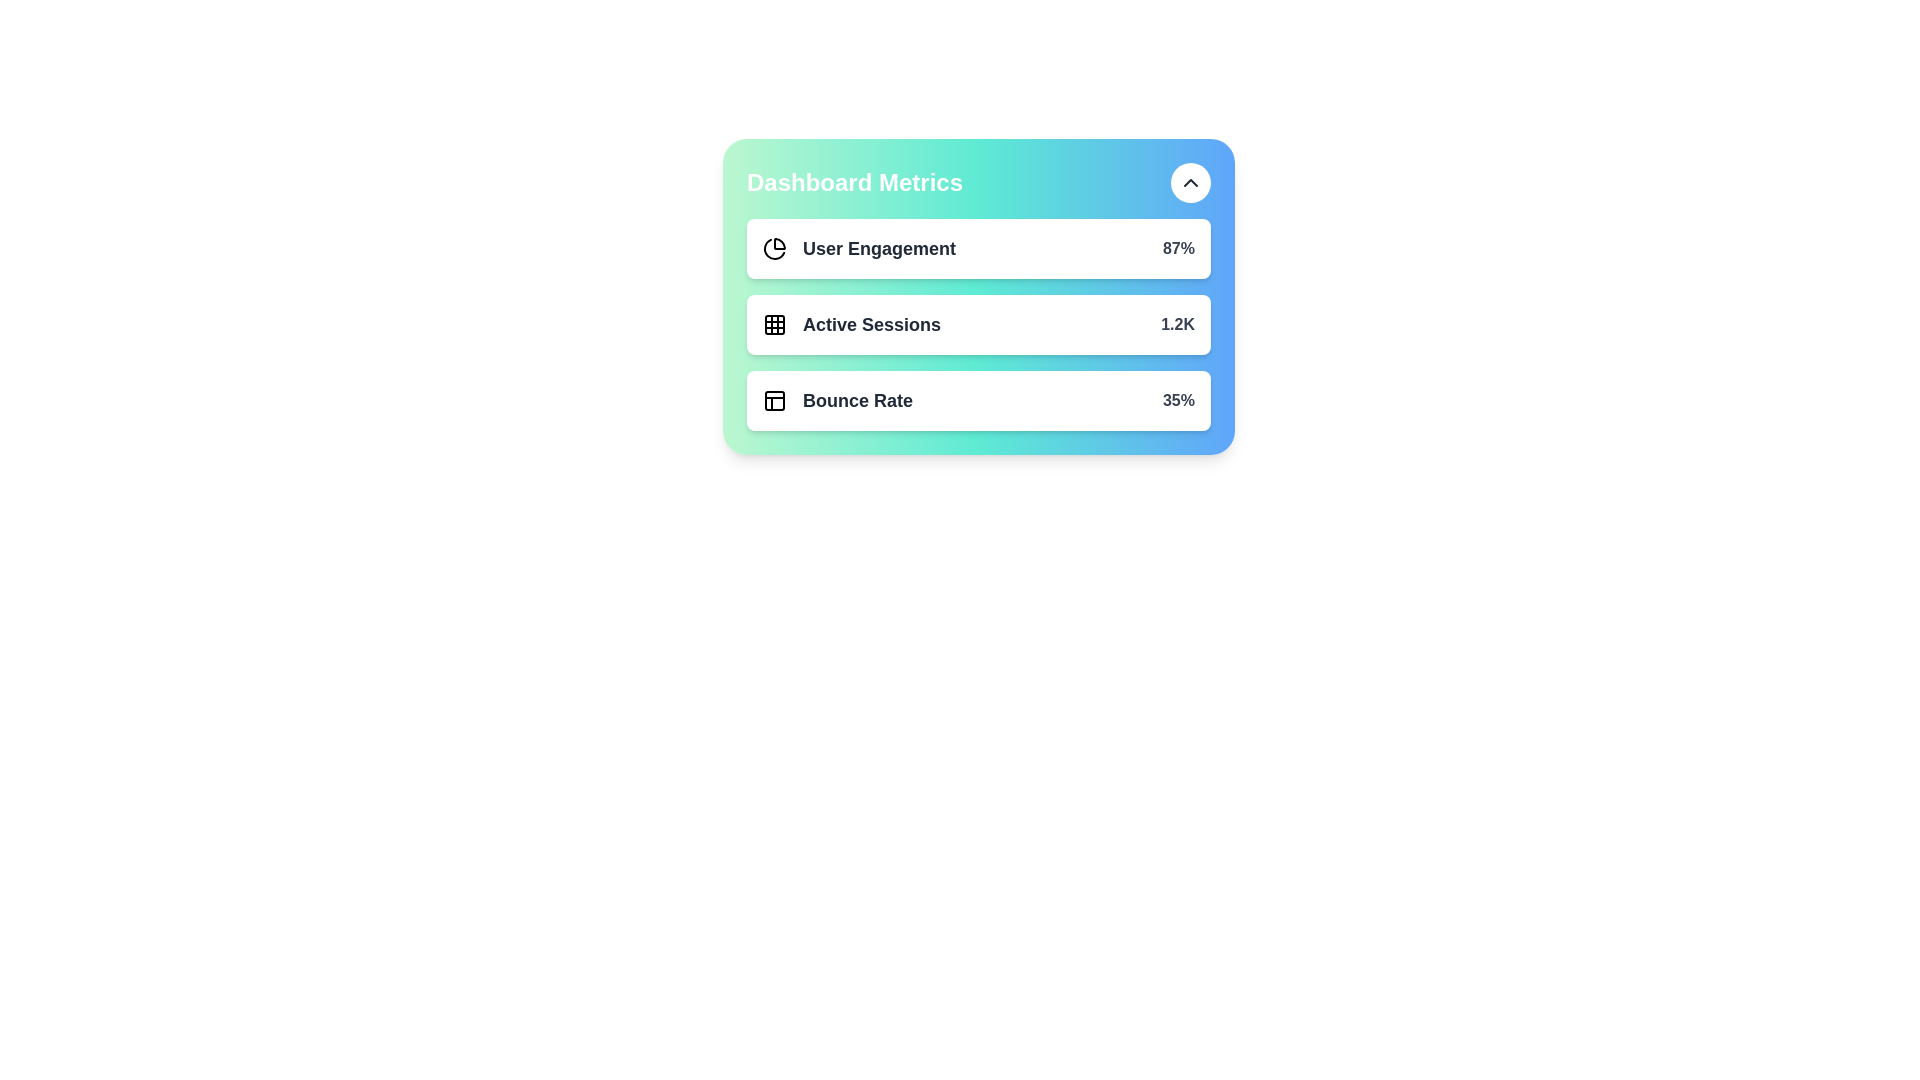 The height and width of the screenshot is (1080, 1920). What do you see at coordinates (773, 401) in the screenshot?
I see `the icon next to the metric Bounce Rate` at bounding box center [773, 401].